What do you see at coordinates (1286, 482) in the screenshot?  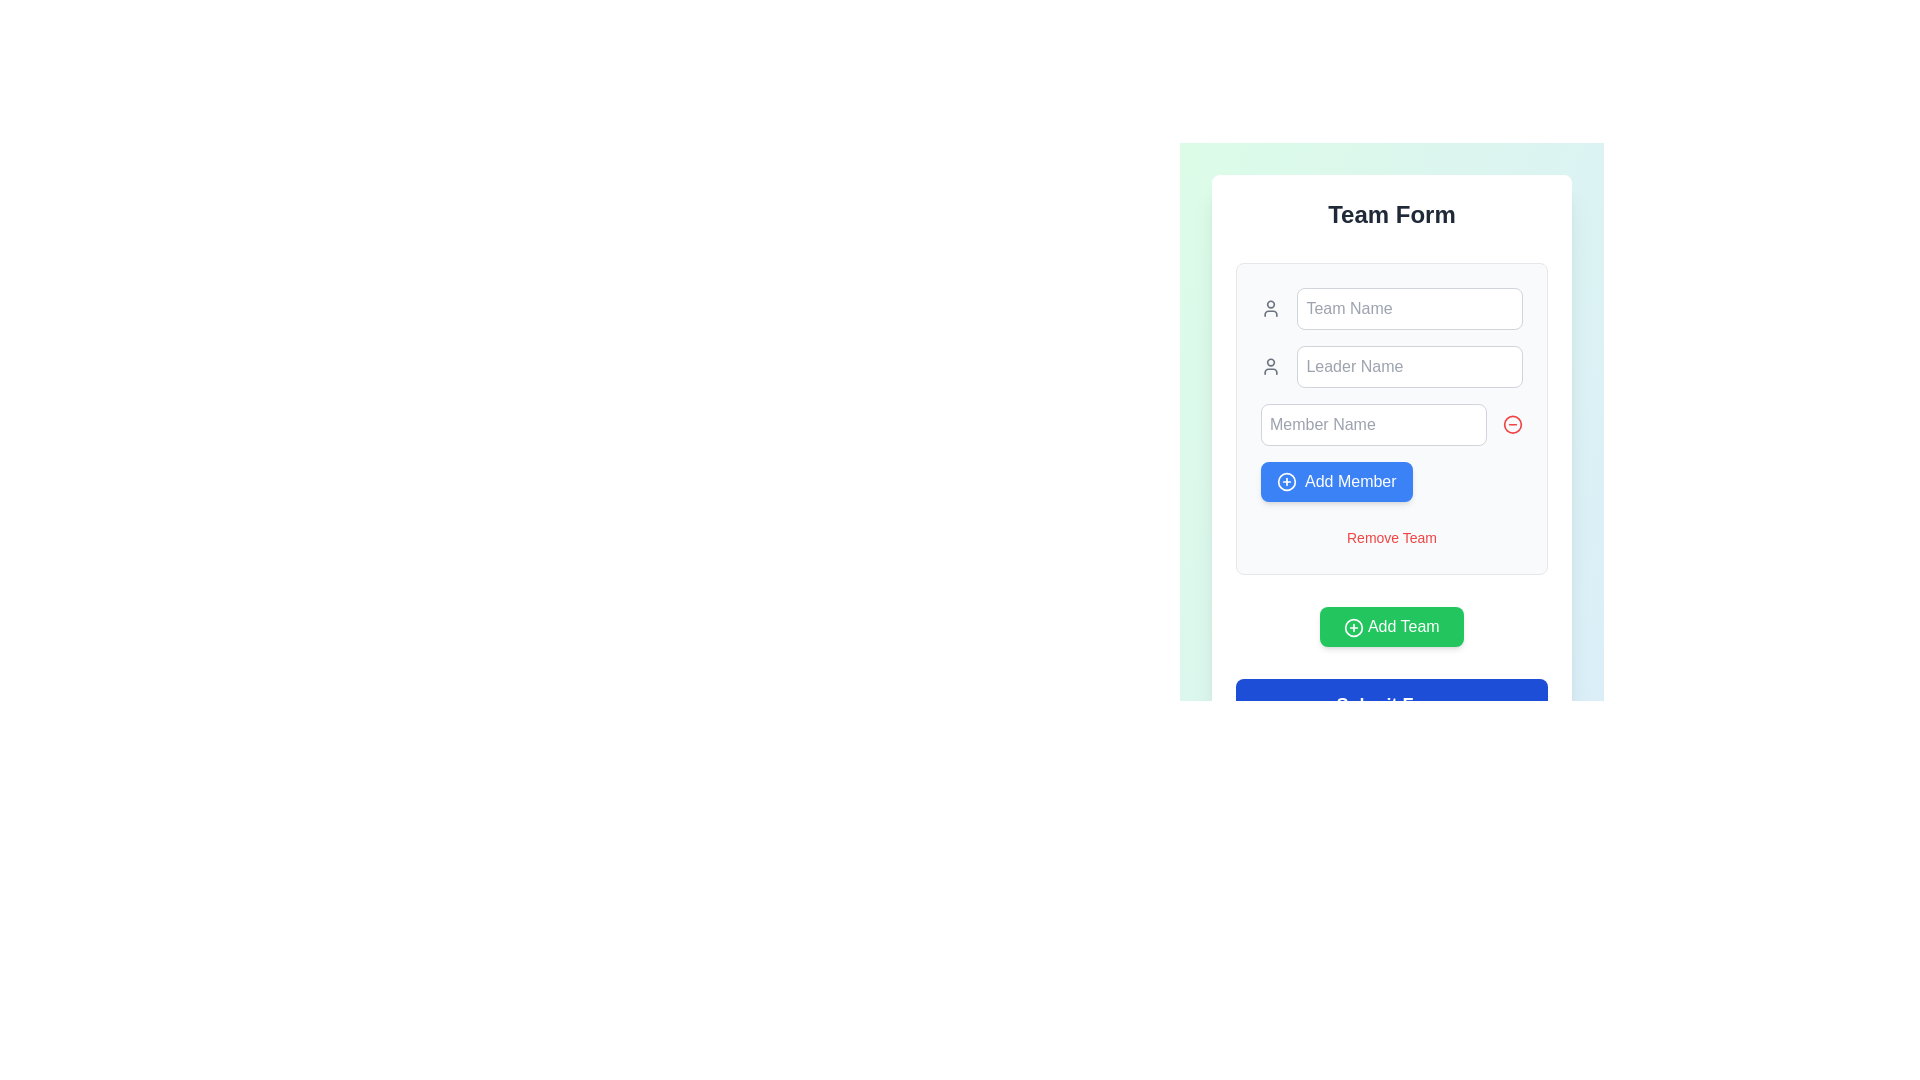 I see `the SVG icon with a circular outline and a '+' symbol, located towards the left within the 'Add Member' button` at bounding box center [1286, 482].